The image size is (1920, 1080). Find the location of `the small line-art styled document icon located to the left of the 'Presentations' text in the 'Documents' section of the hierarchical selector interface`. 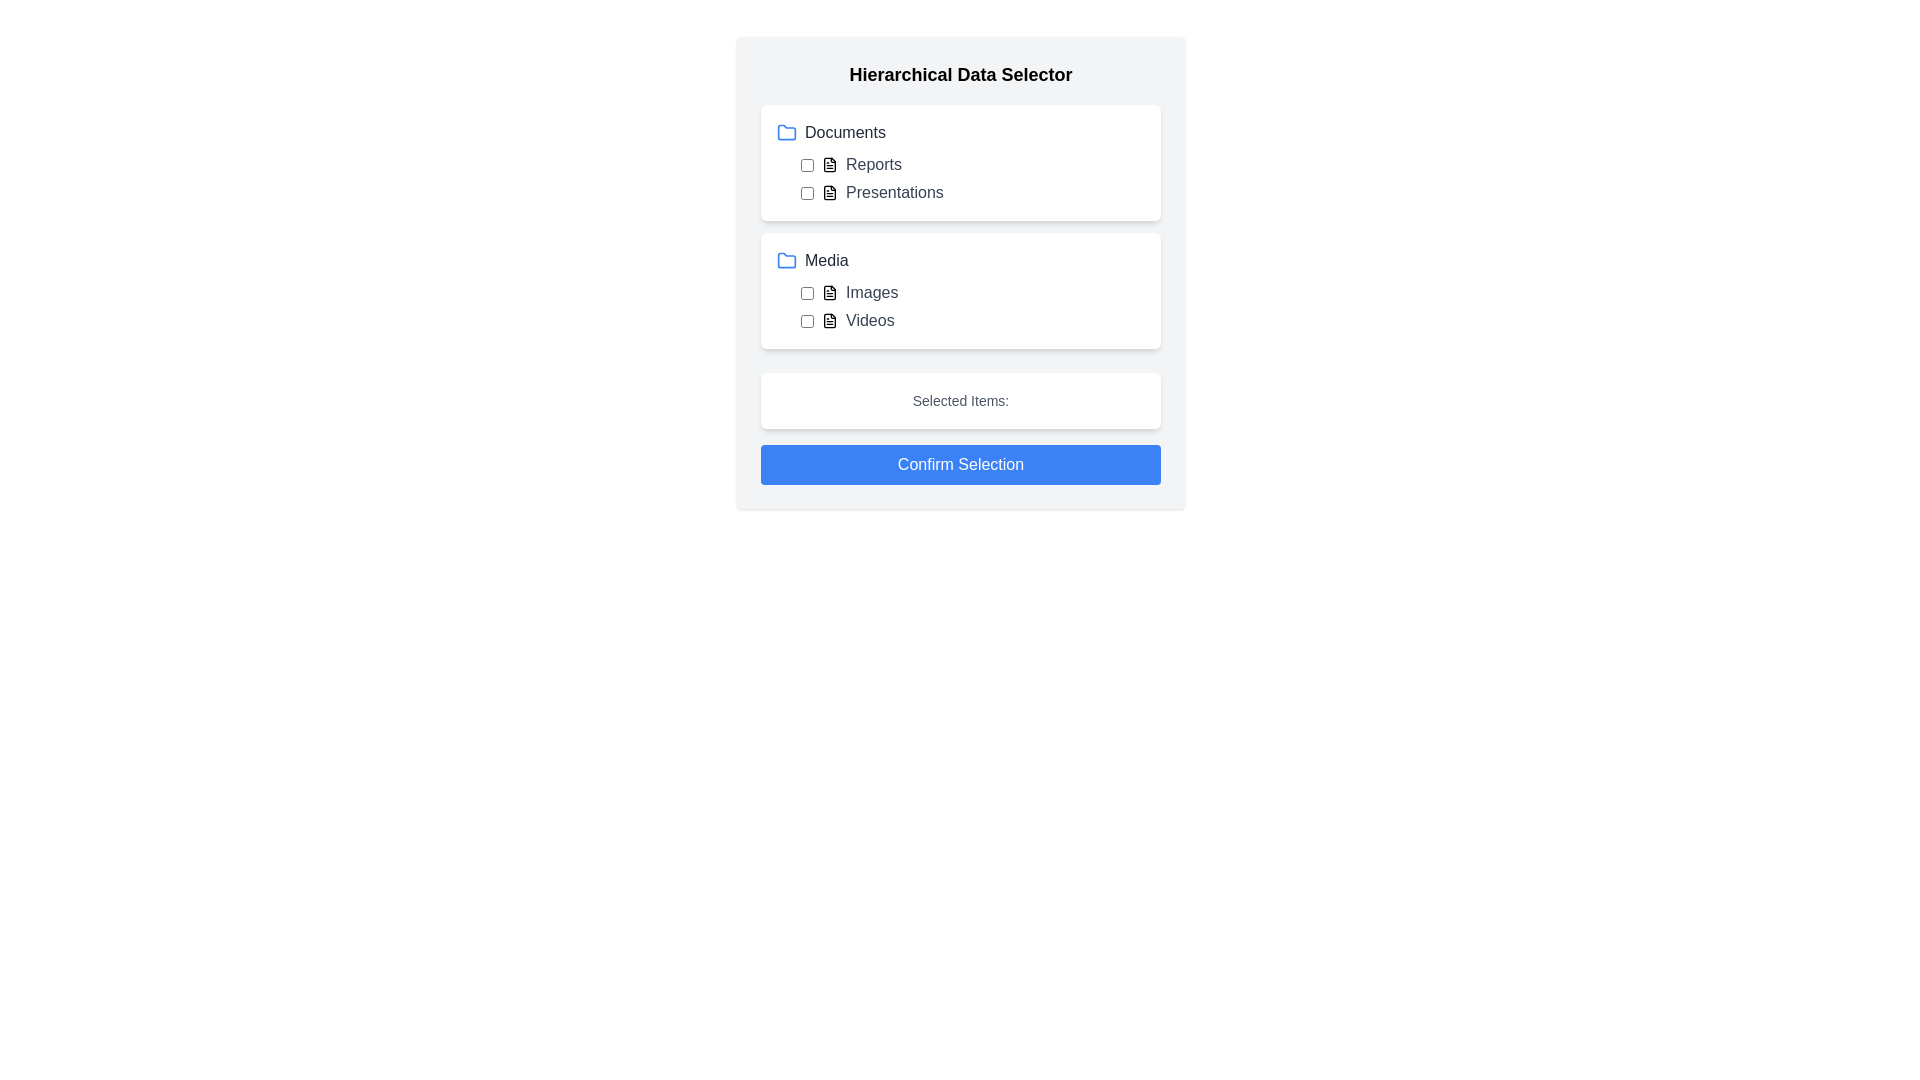

the small line-art styled document icon located to the left of the 'Presentations' text in the 'Documents' section of the hierarchical selector interface is located at coordinates (830, 192).